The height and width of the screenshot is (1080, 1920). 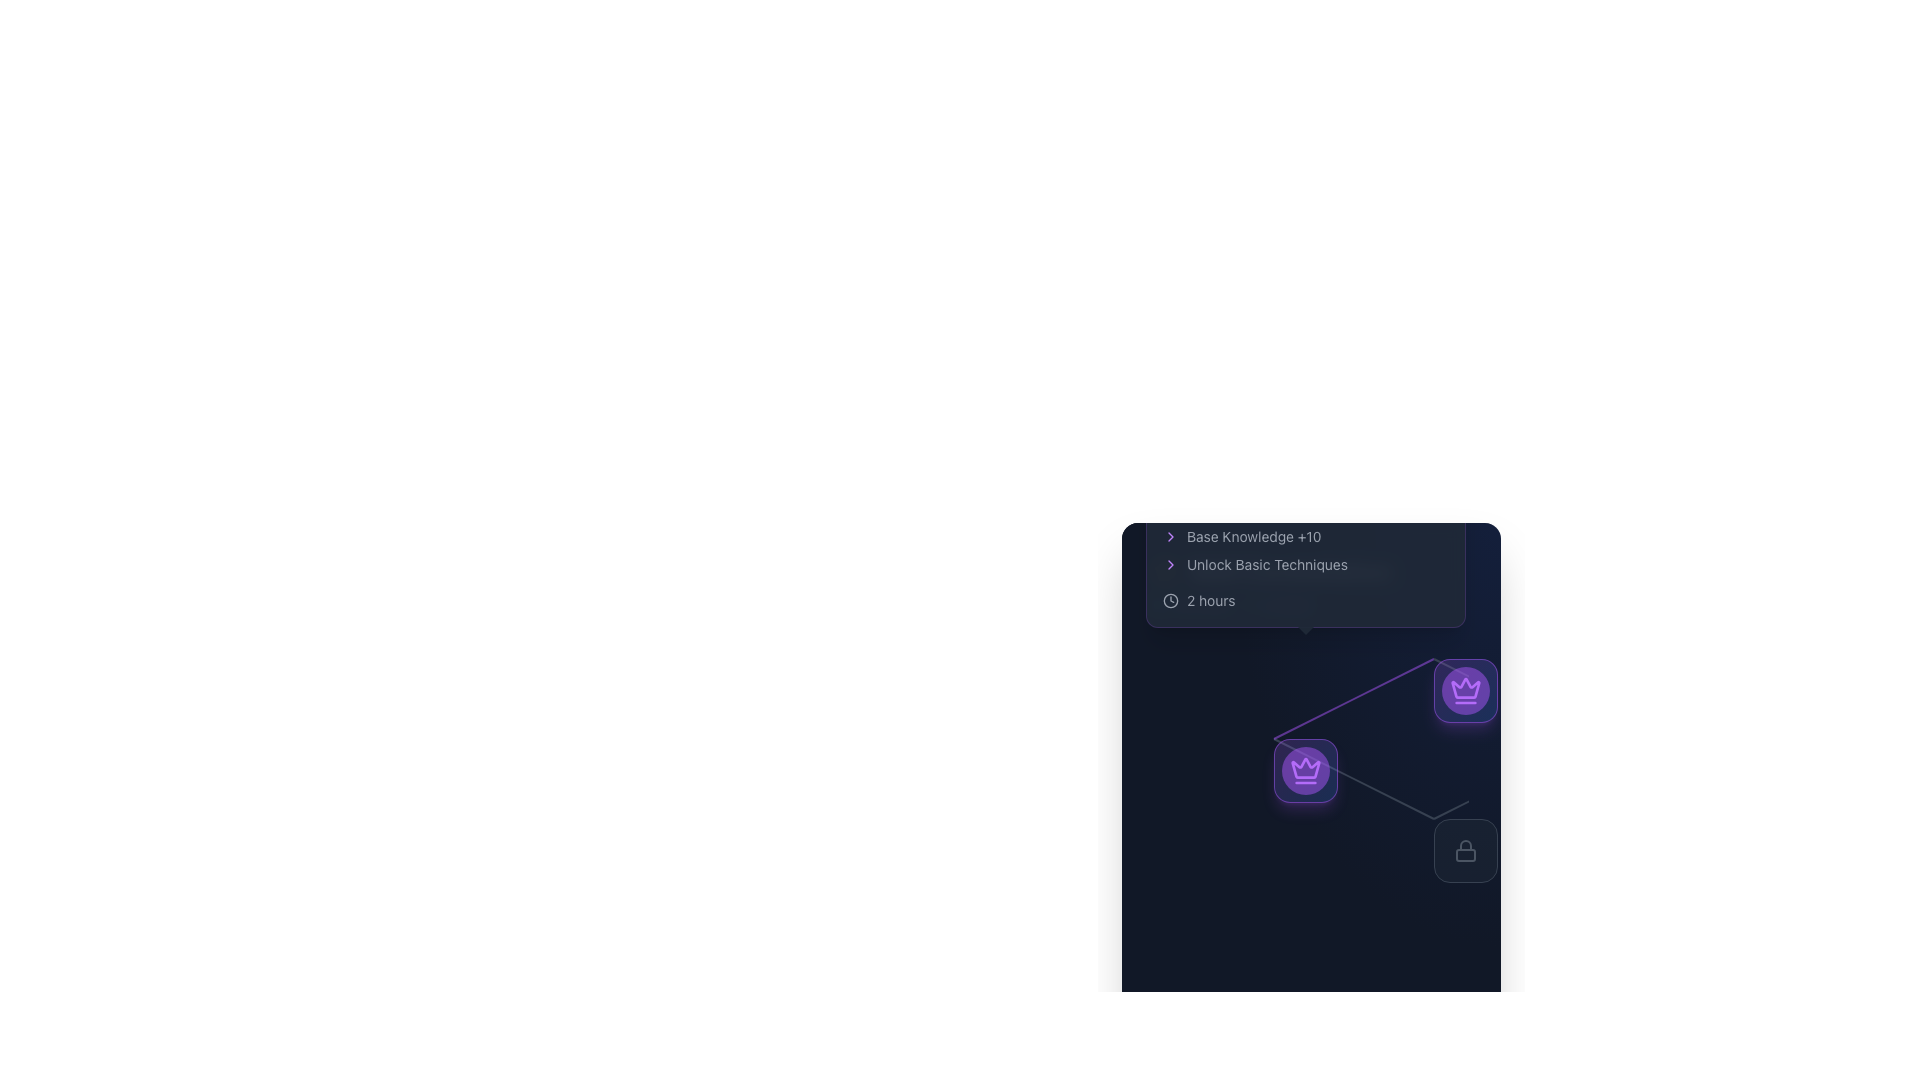 I want to click on the center node of the graphical skill map to interact with it, allowing users, so click(x=1311, y=745).